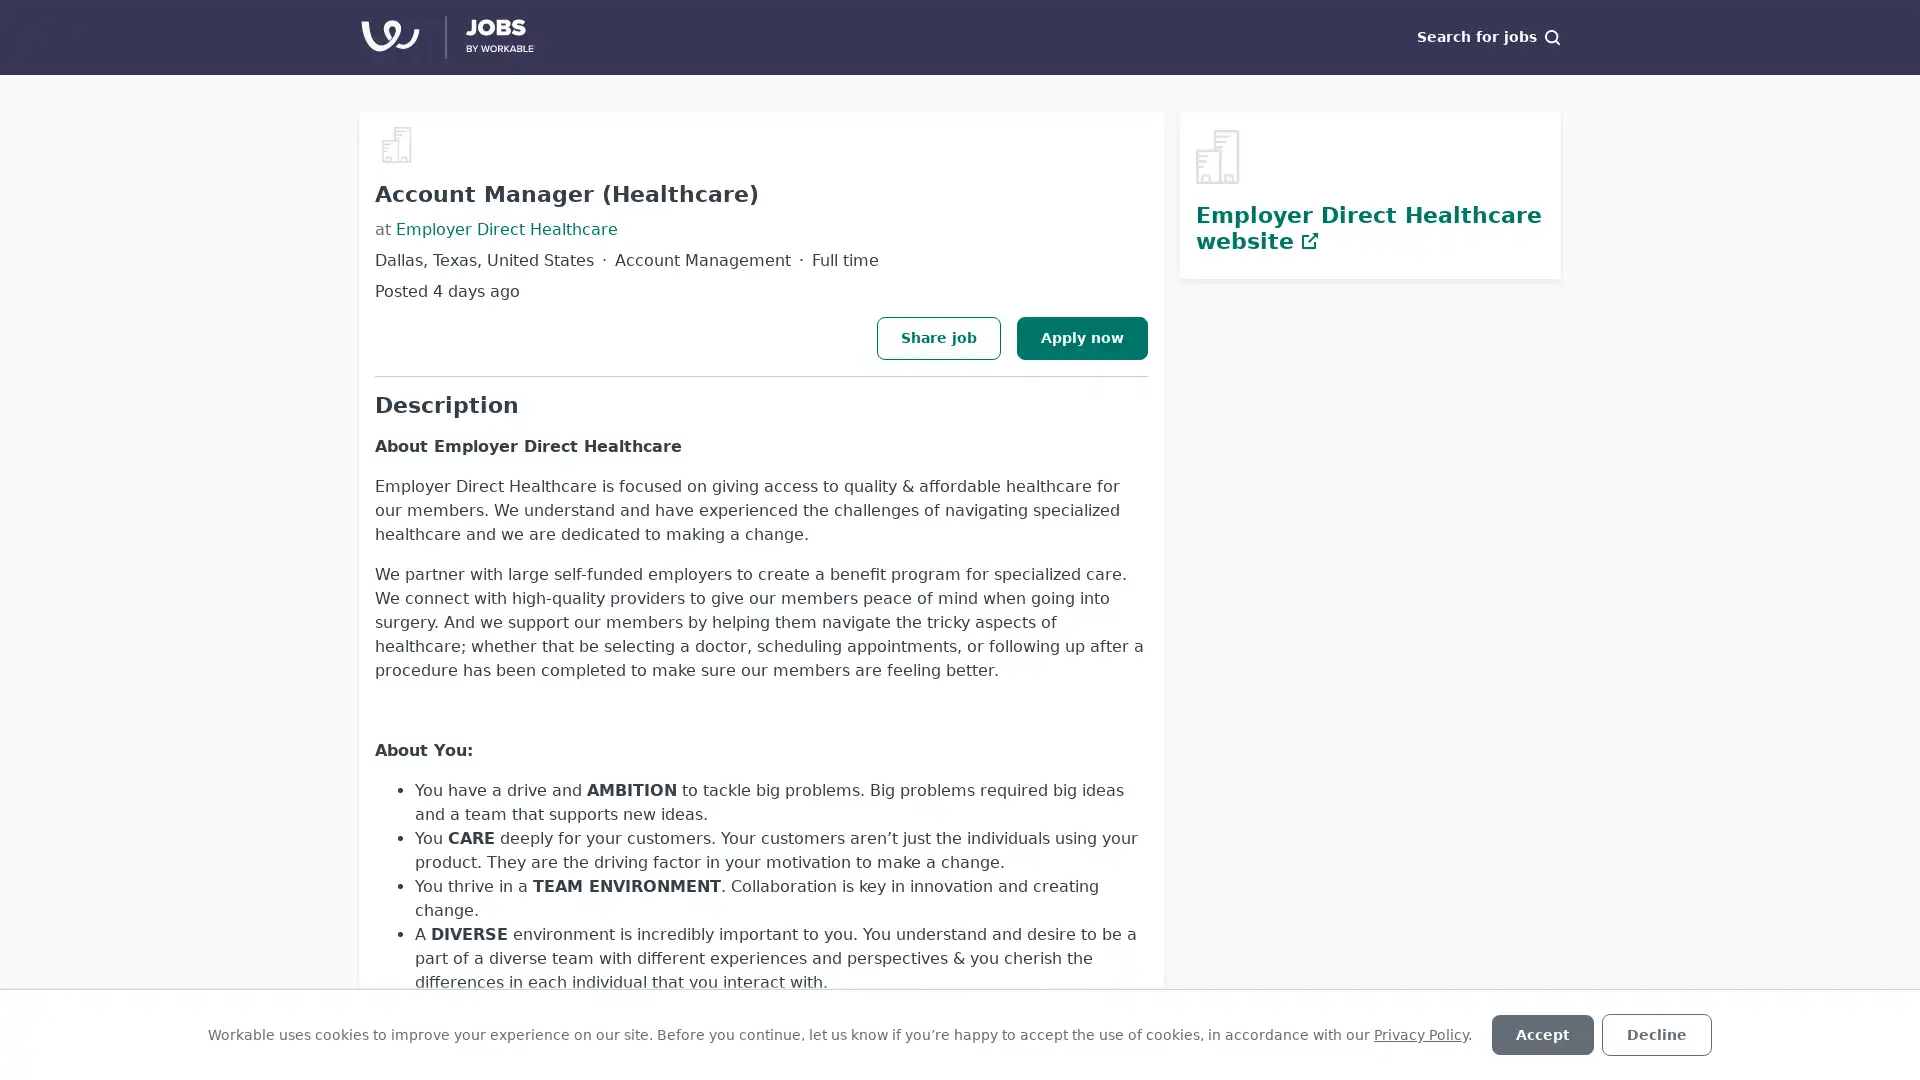 The height and width of the screenshot is (1080, 1920). What do you see at coordinates (1541, 1034) in the screenshot?
I see `Accept` at bounding box center [1541, 1034].